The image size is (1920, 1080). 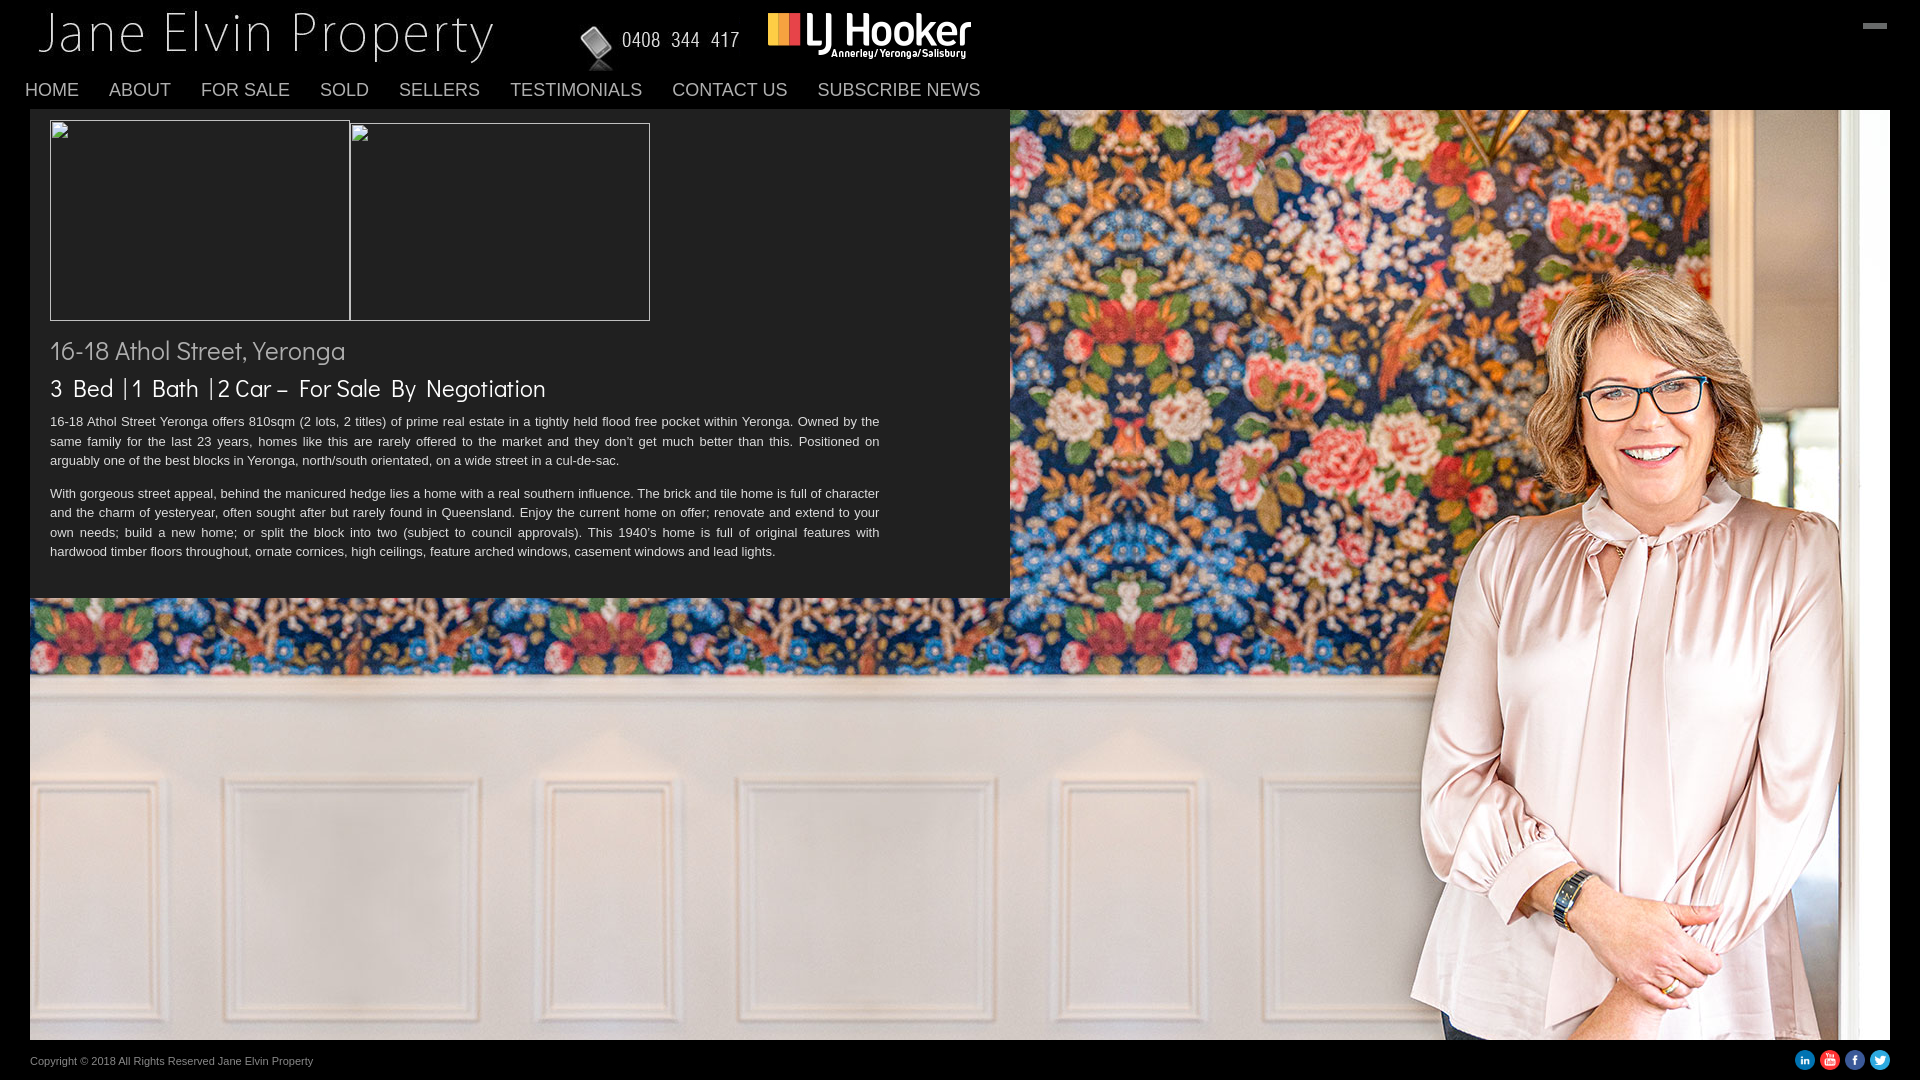 I want to click on 'TESTIMONIALS', so click(x=589, y=88).